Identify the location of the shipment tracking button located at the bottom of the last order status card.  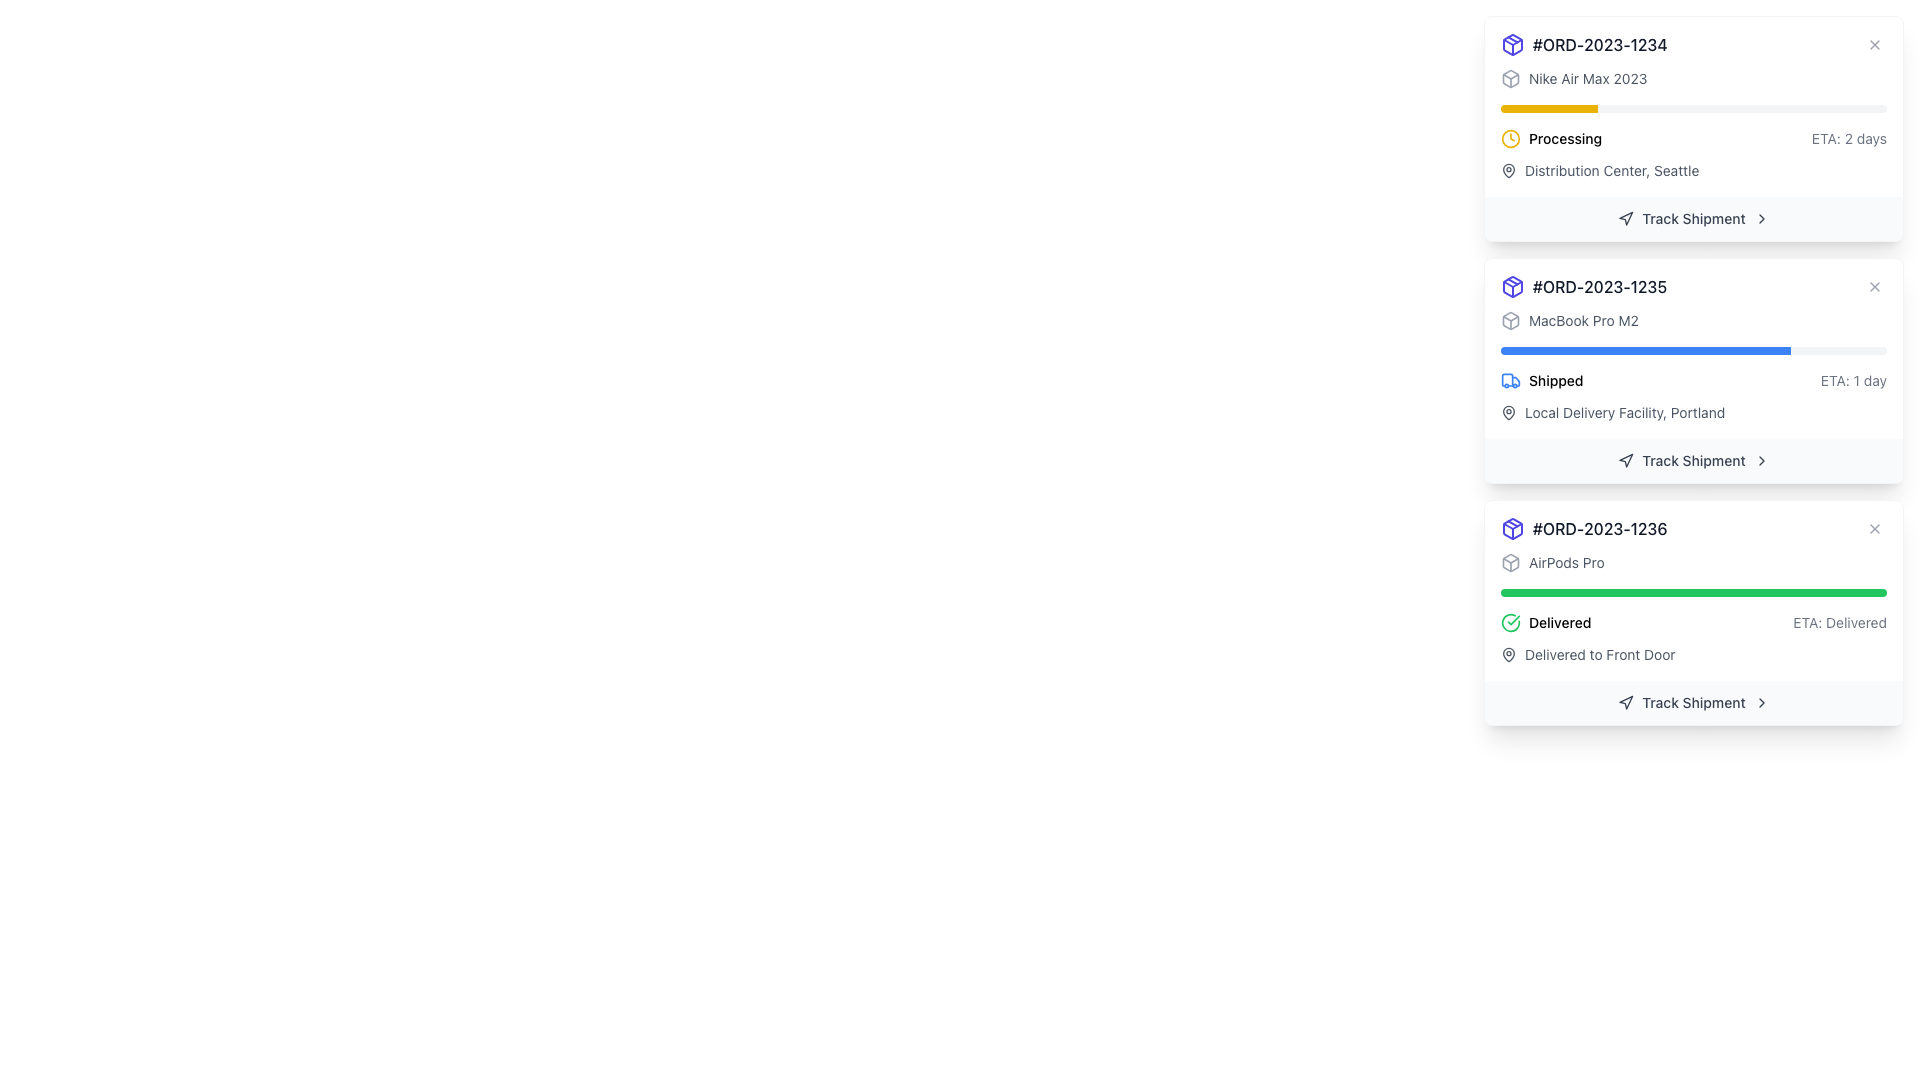
(1693, 701).